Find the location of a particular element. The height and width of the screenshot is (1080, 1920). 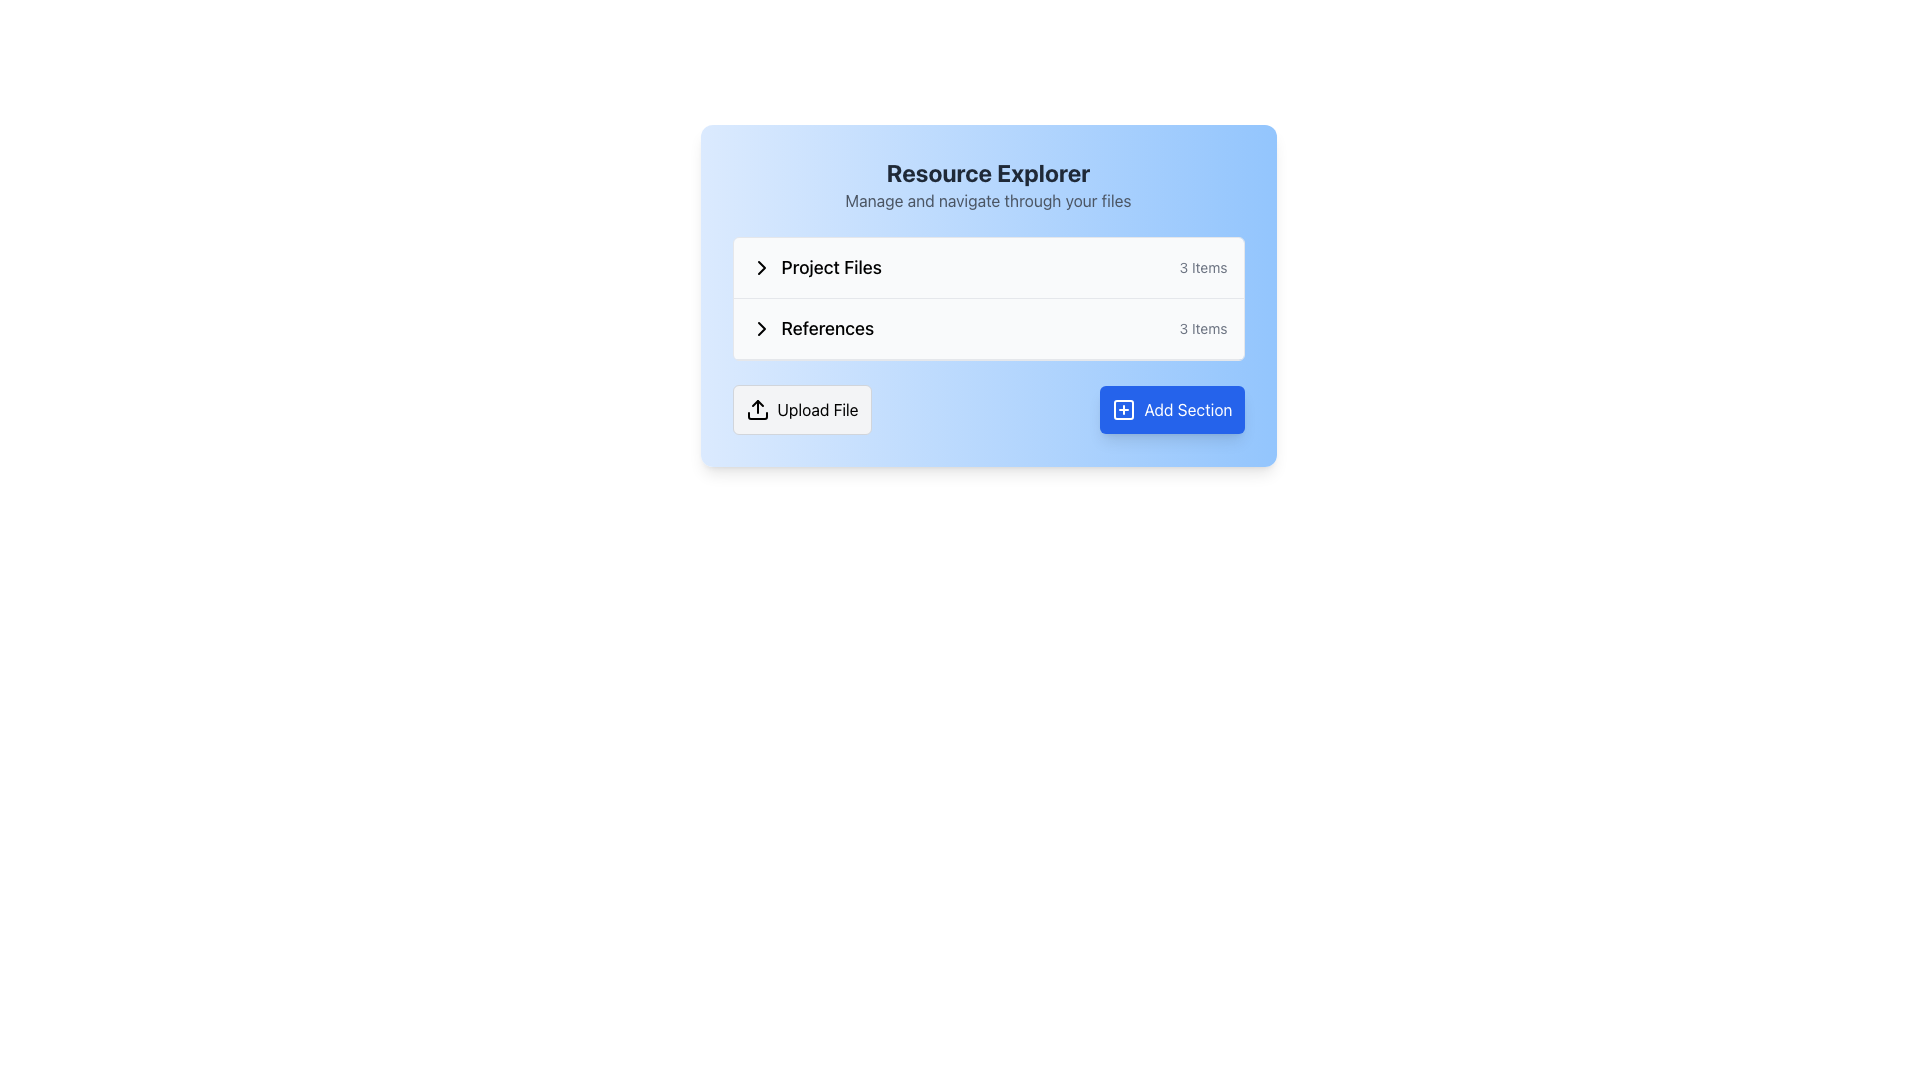

the text component displaying 'Manage and navigate through your files', which is styled with a gray font color and positioned below the 'Resource Explorer' heading is located at coordinates (988, 200).